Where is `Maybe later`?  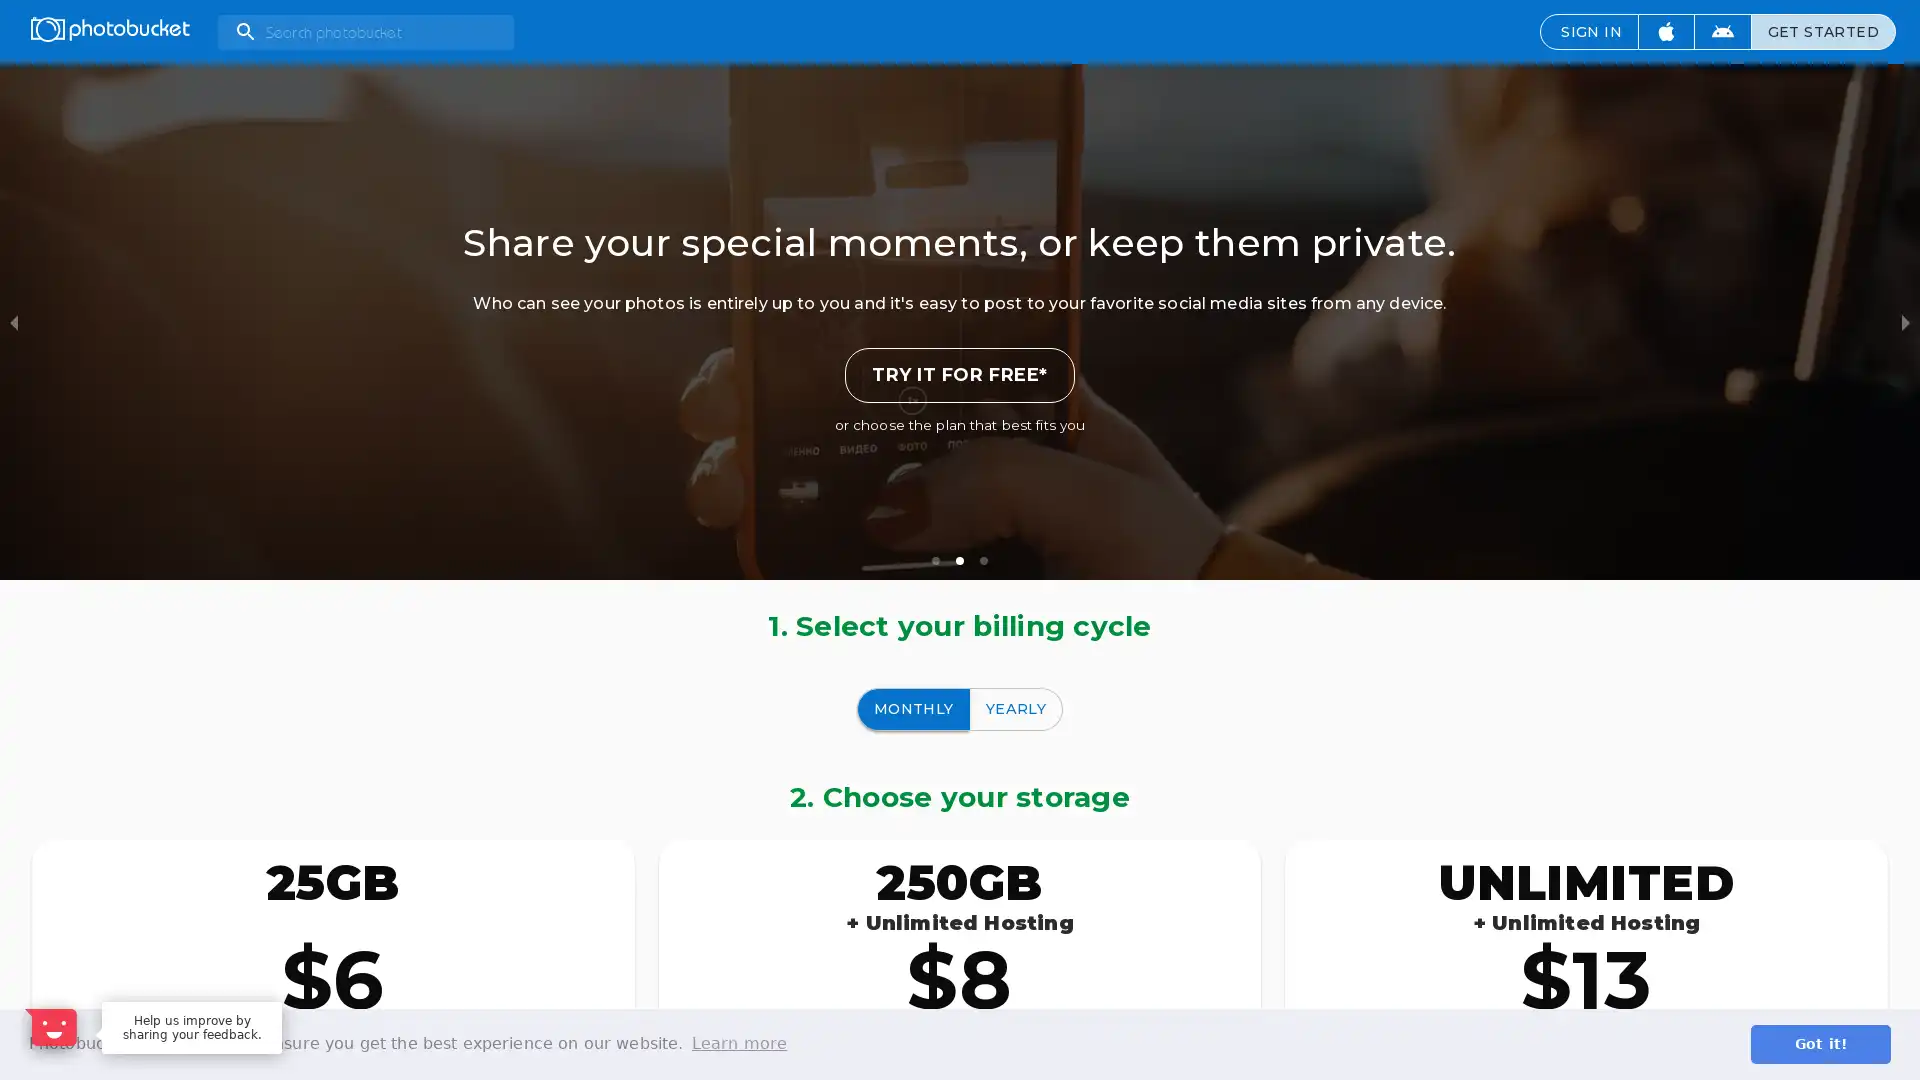
Maybe later is located at coordinates (1631, 1001).